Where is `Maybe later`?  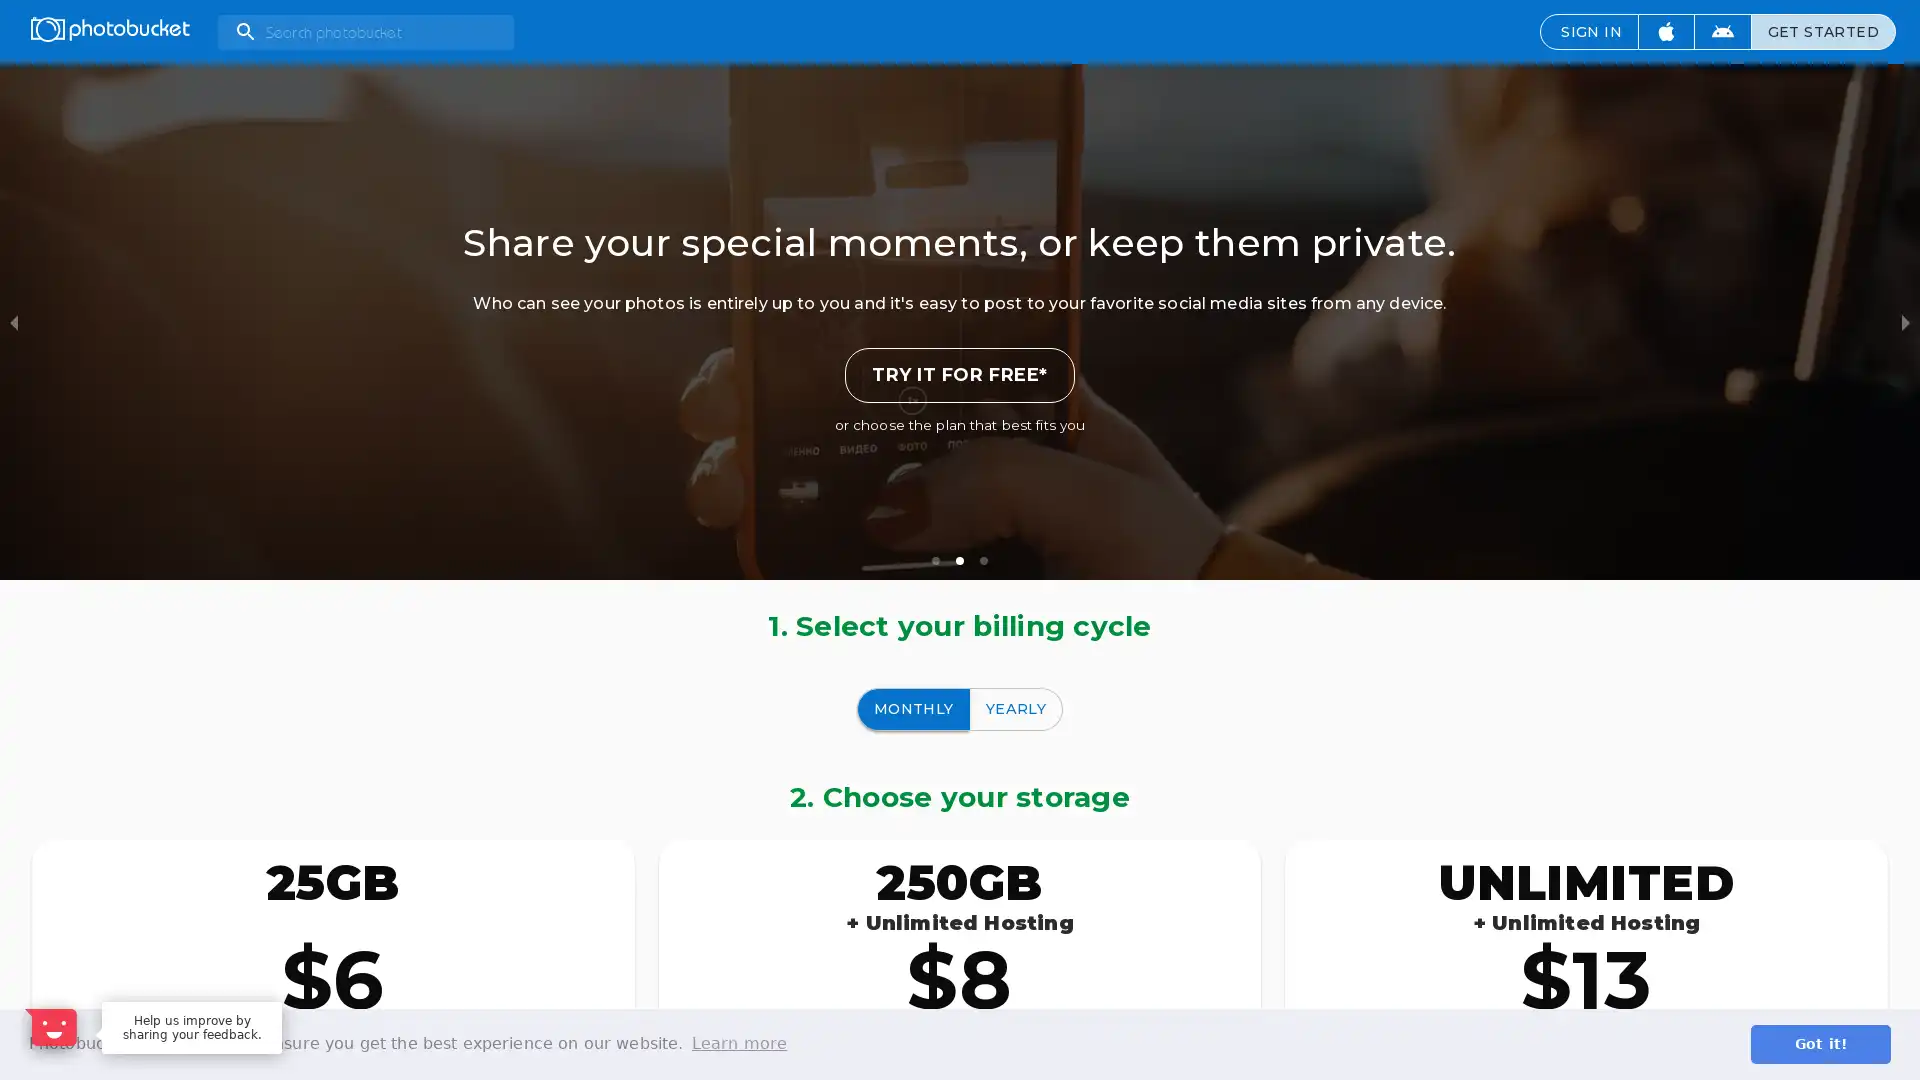
Maybe later is located at coordinates (1631, 1001).